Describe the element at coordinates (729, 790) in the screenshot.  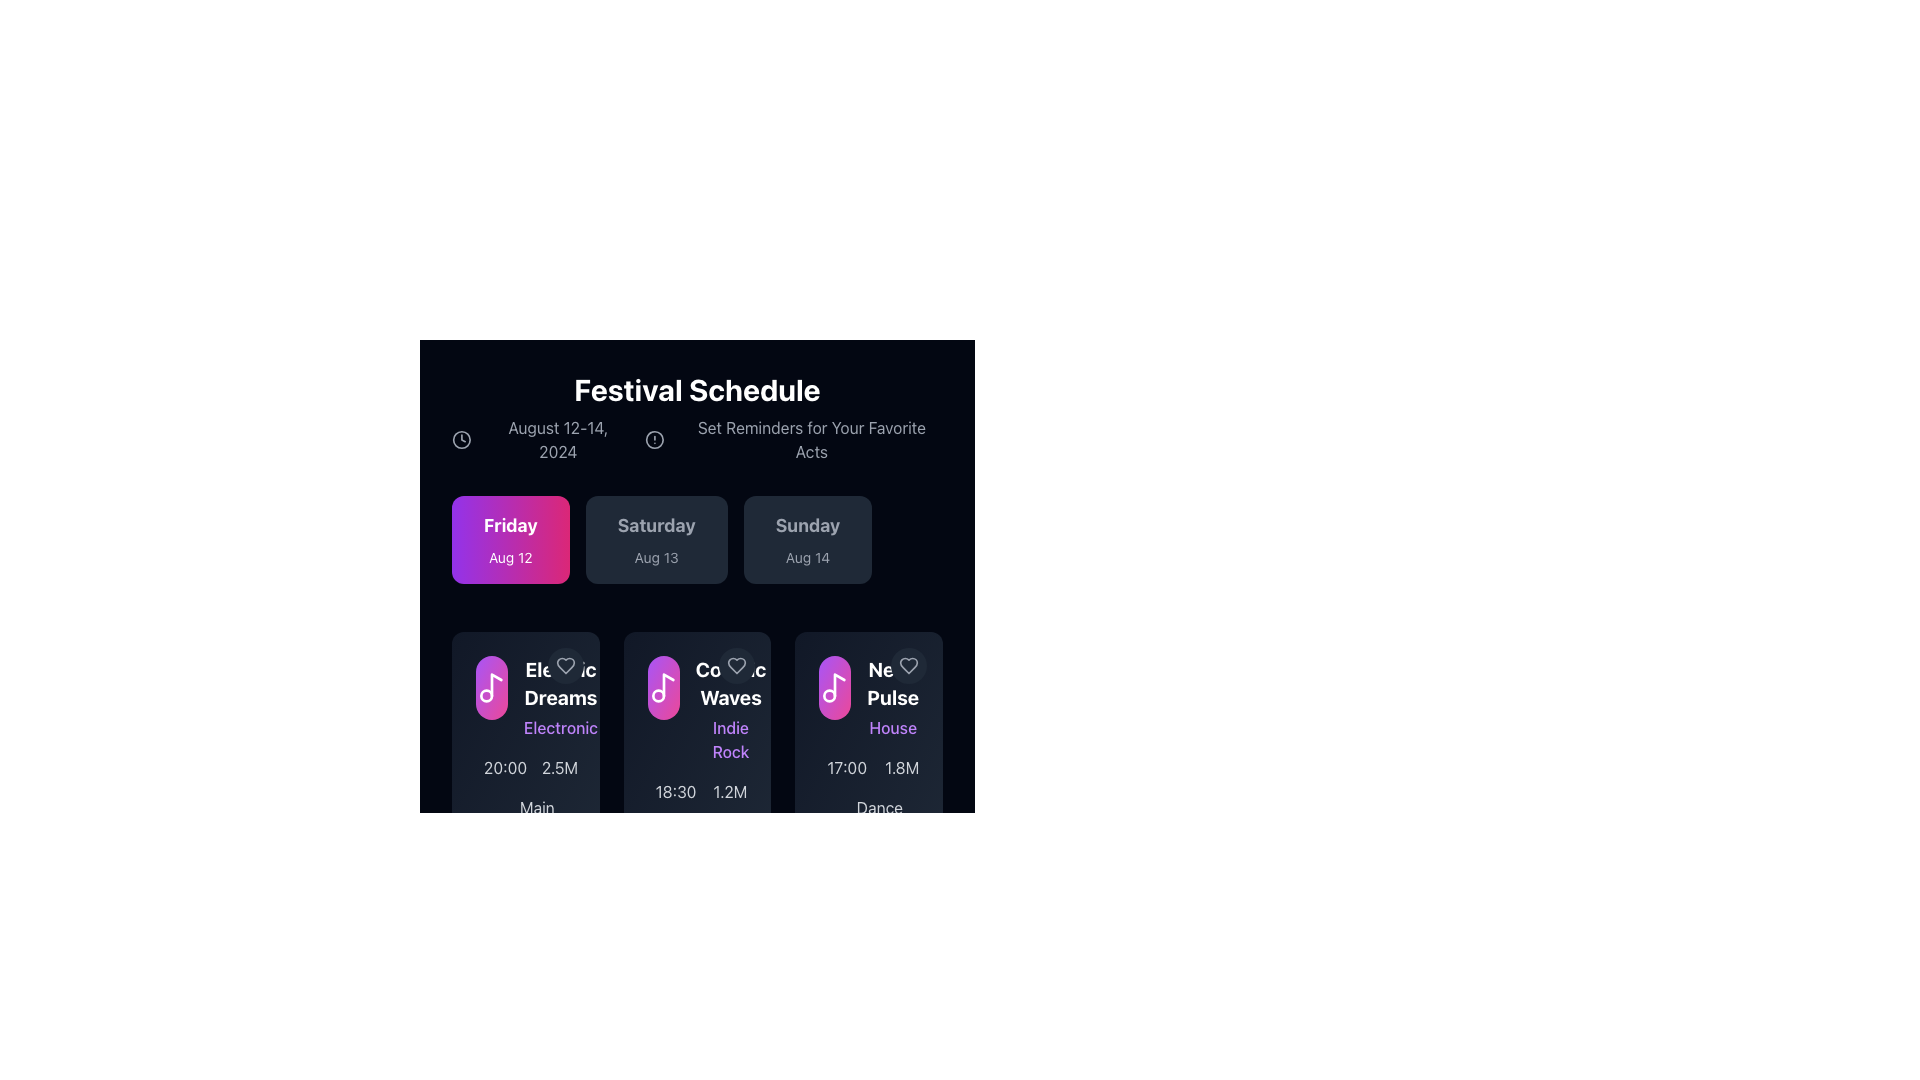
I see `the static text label displaying '1.2M' in gray color, positioned beneath the 'Cosmic Waves' event card and aligned with other text elements` at that location.